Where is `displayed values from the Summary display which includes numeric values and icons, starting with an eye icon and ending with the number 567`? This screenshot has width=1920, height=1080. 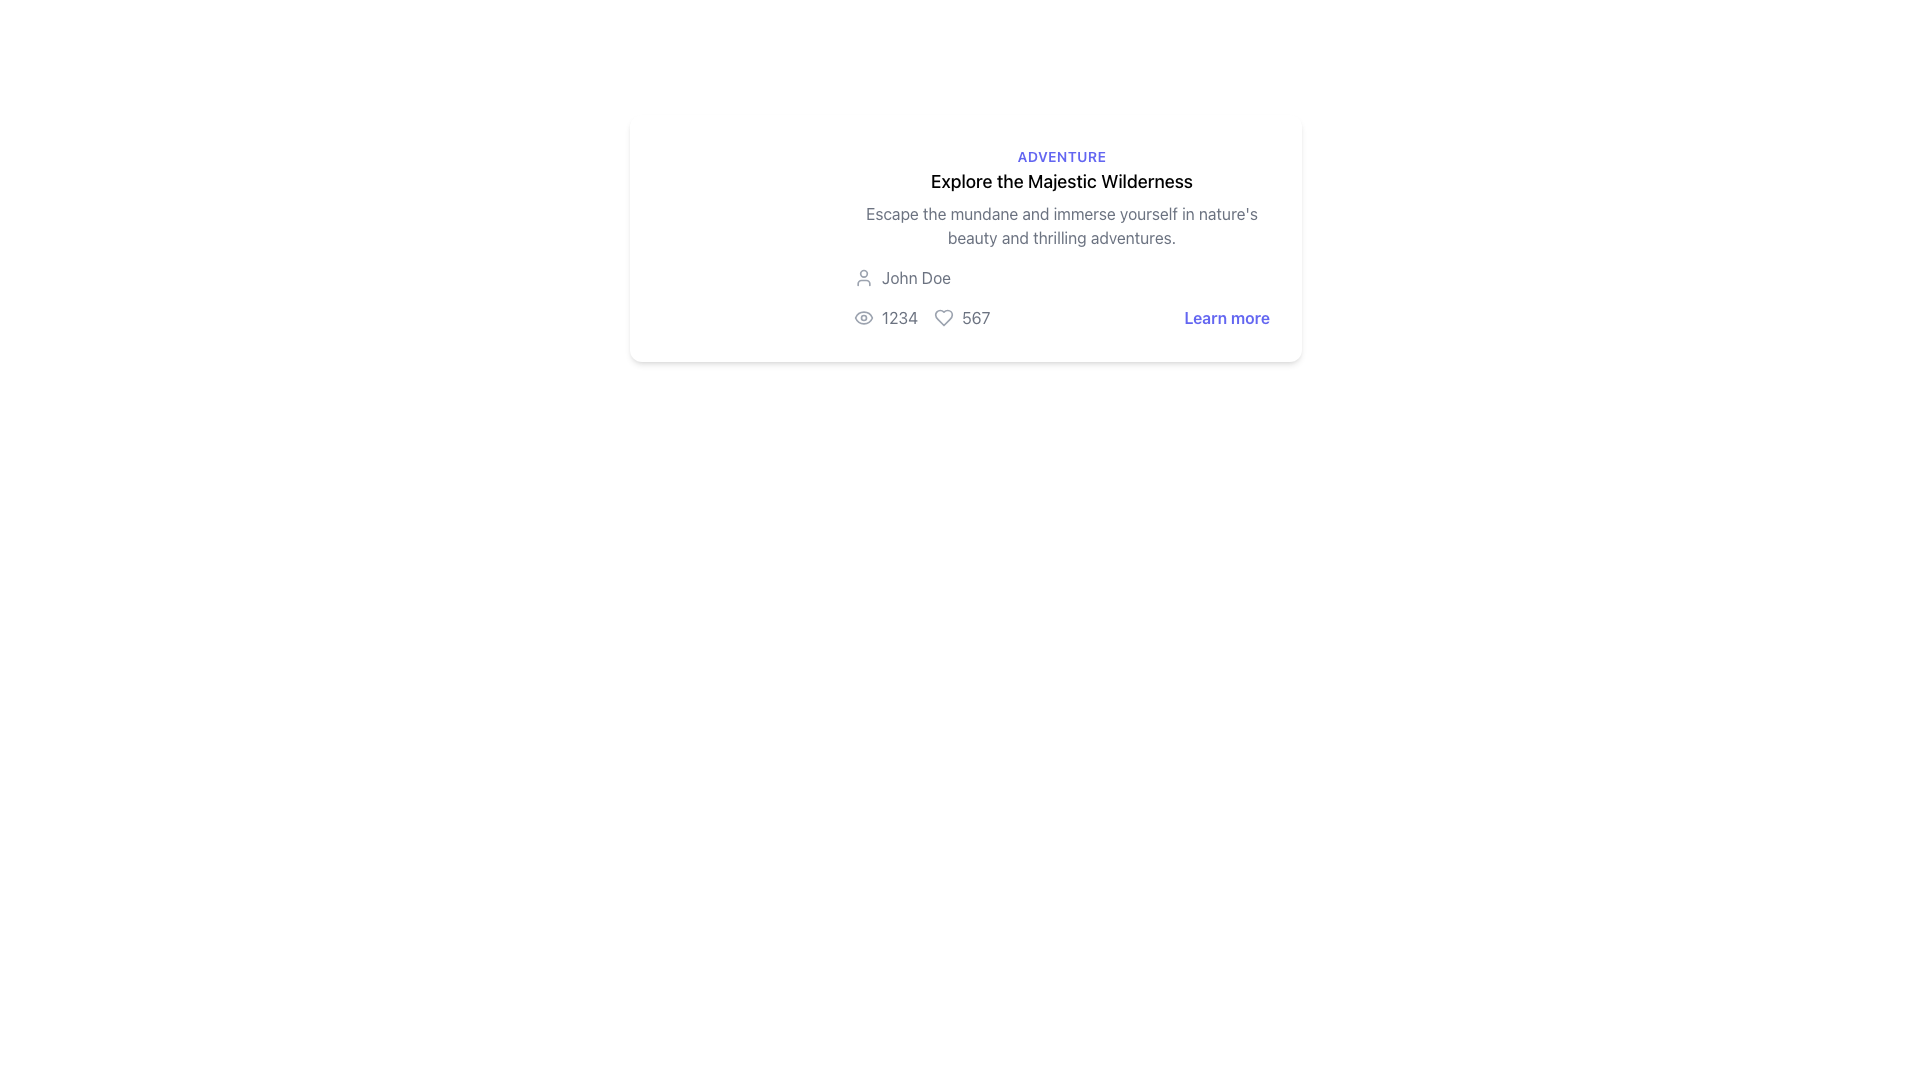
displayed values from the Summary display which includes numeric values and icons, starting with an eye icon and ending with the number 567 is located at coordinates (921, 316).